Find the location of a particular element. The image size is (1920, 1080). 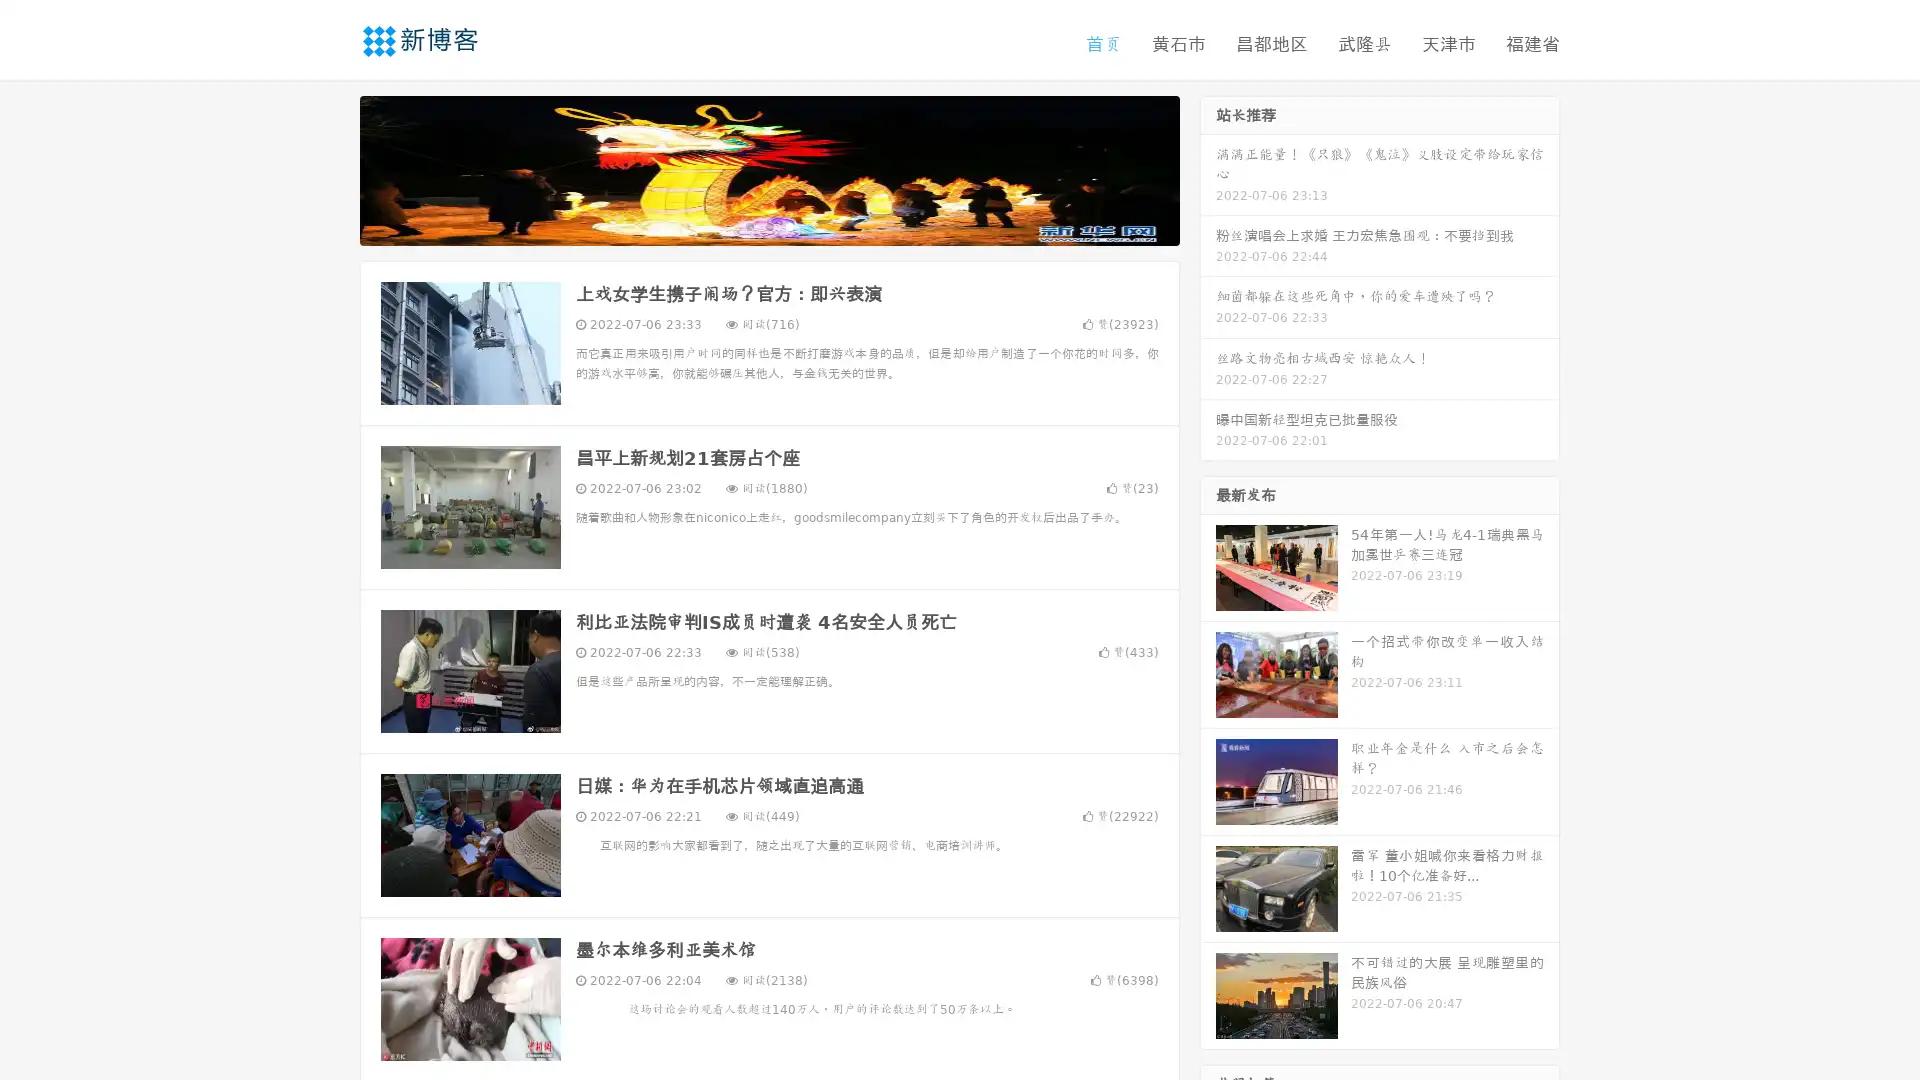

Next slide is located at coordinates (1208, 168).